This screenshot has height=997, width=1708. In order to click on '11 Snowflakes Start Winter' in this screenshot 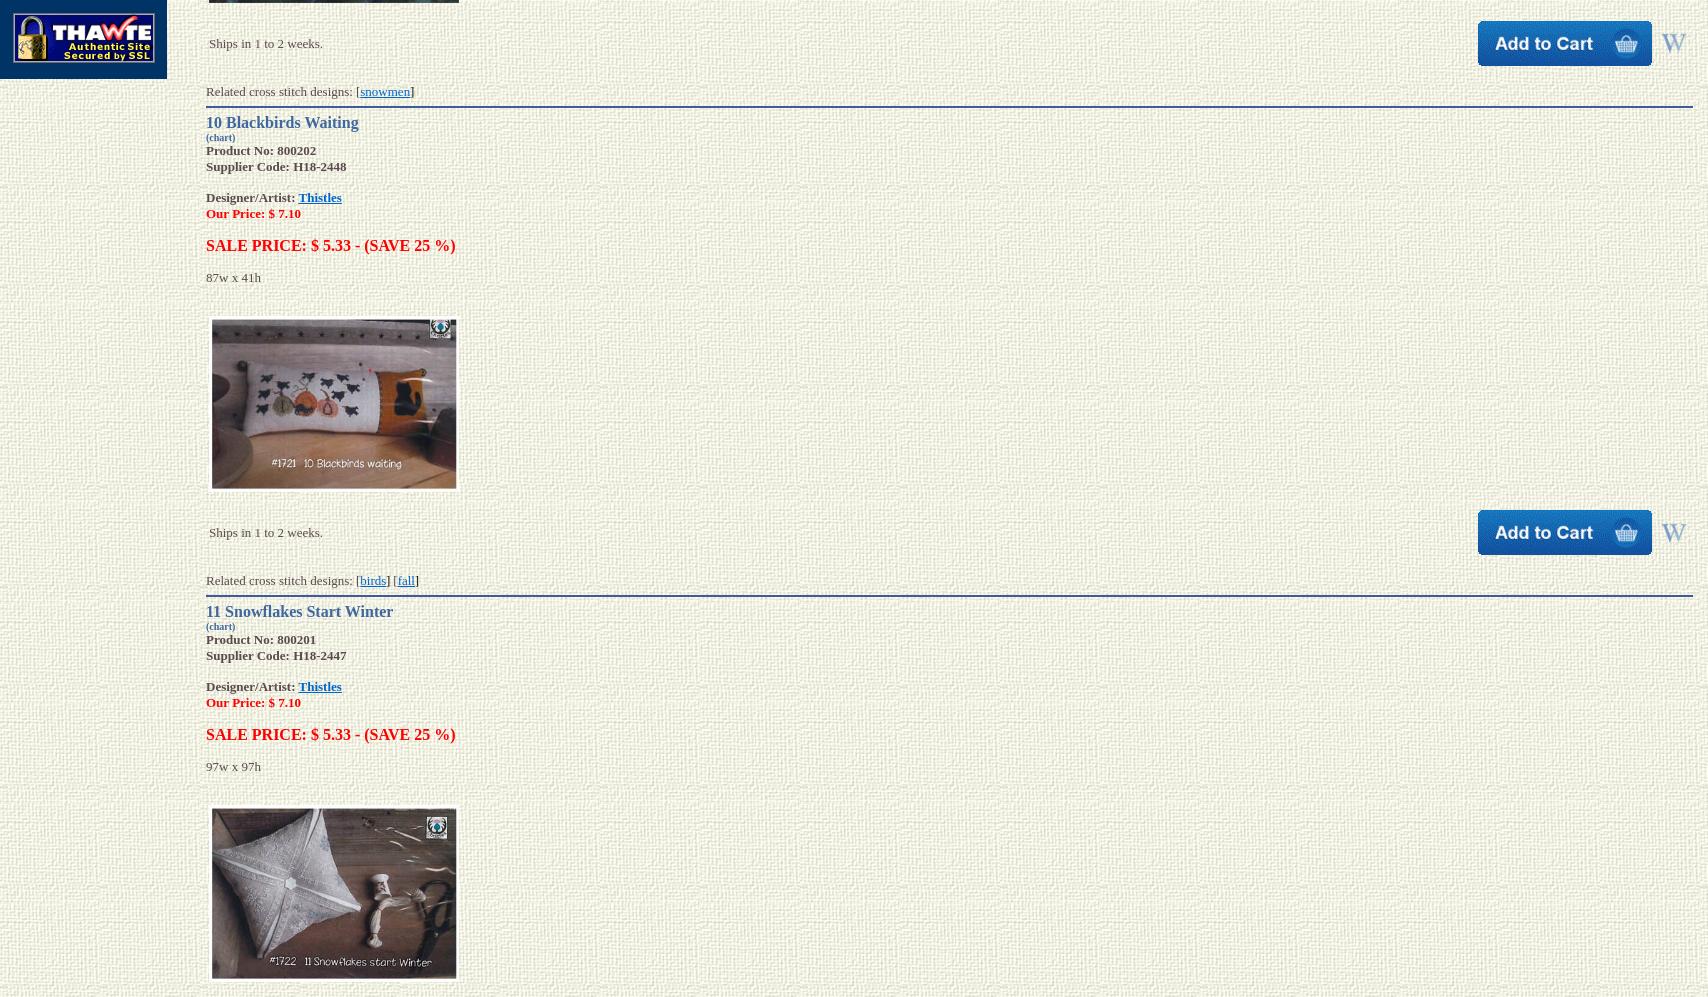, I will do `click(299, 610)`.